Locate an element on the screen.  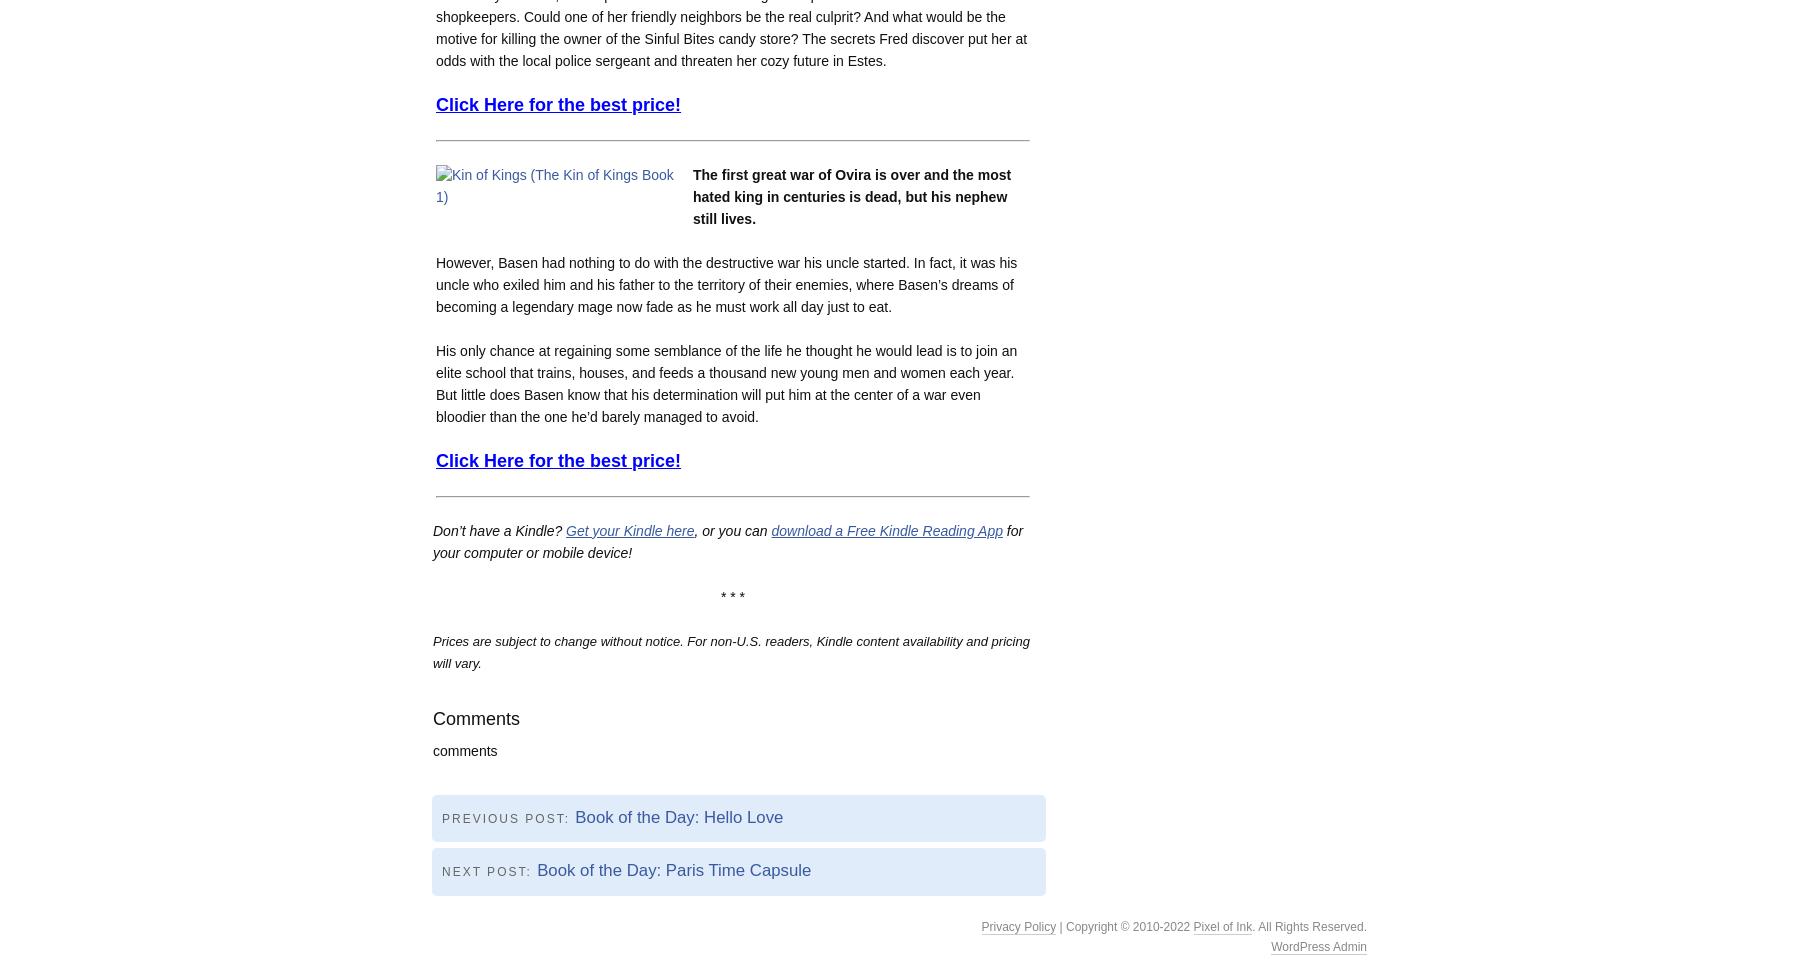
'Book of the Day: Paris Time Capsule' is located at coordinates (535, 869).